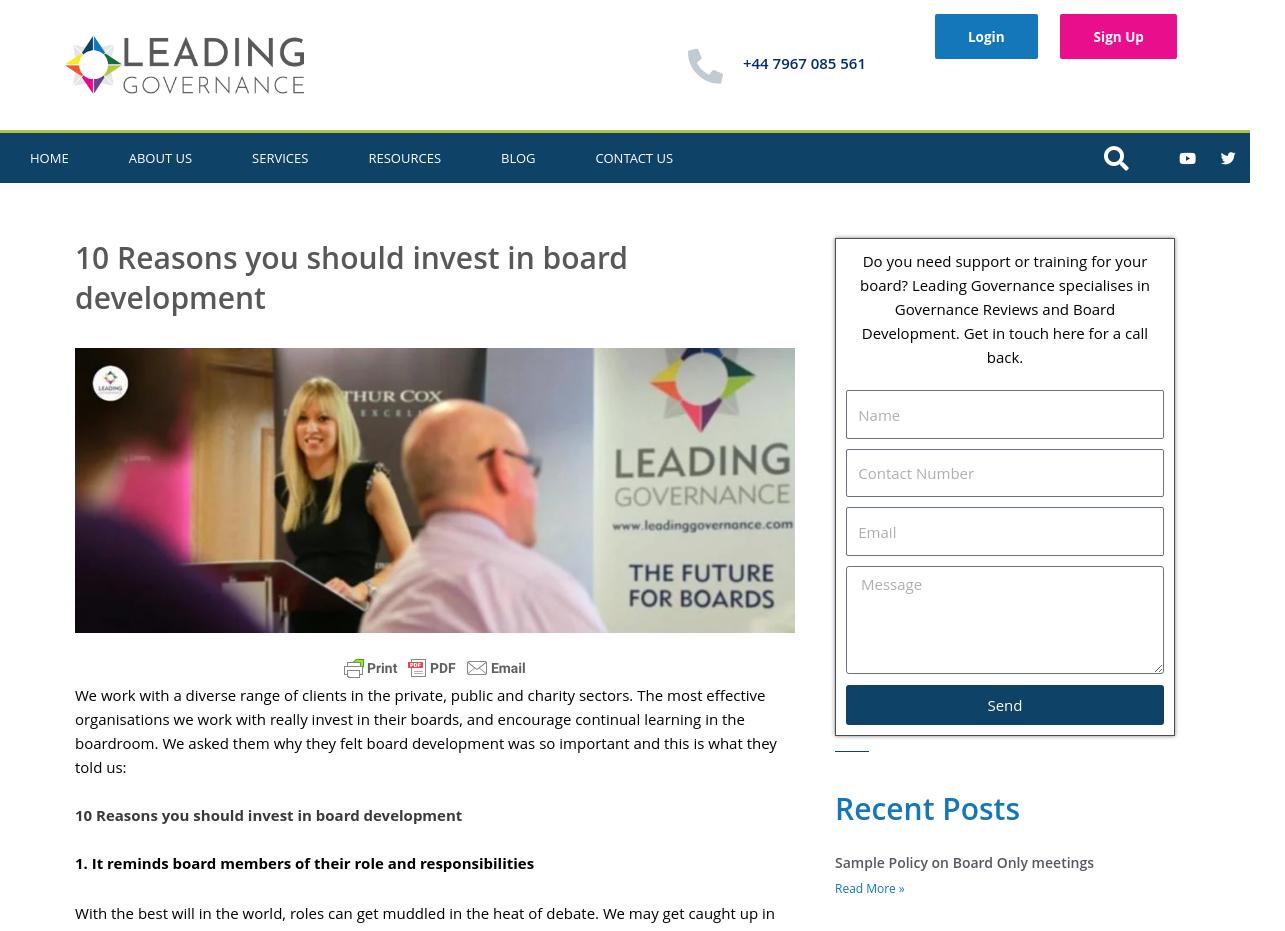 The height and width of the screenshot is (931, 1285). I want to click on 'Send', so click(1004, 703).